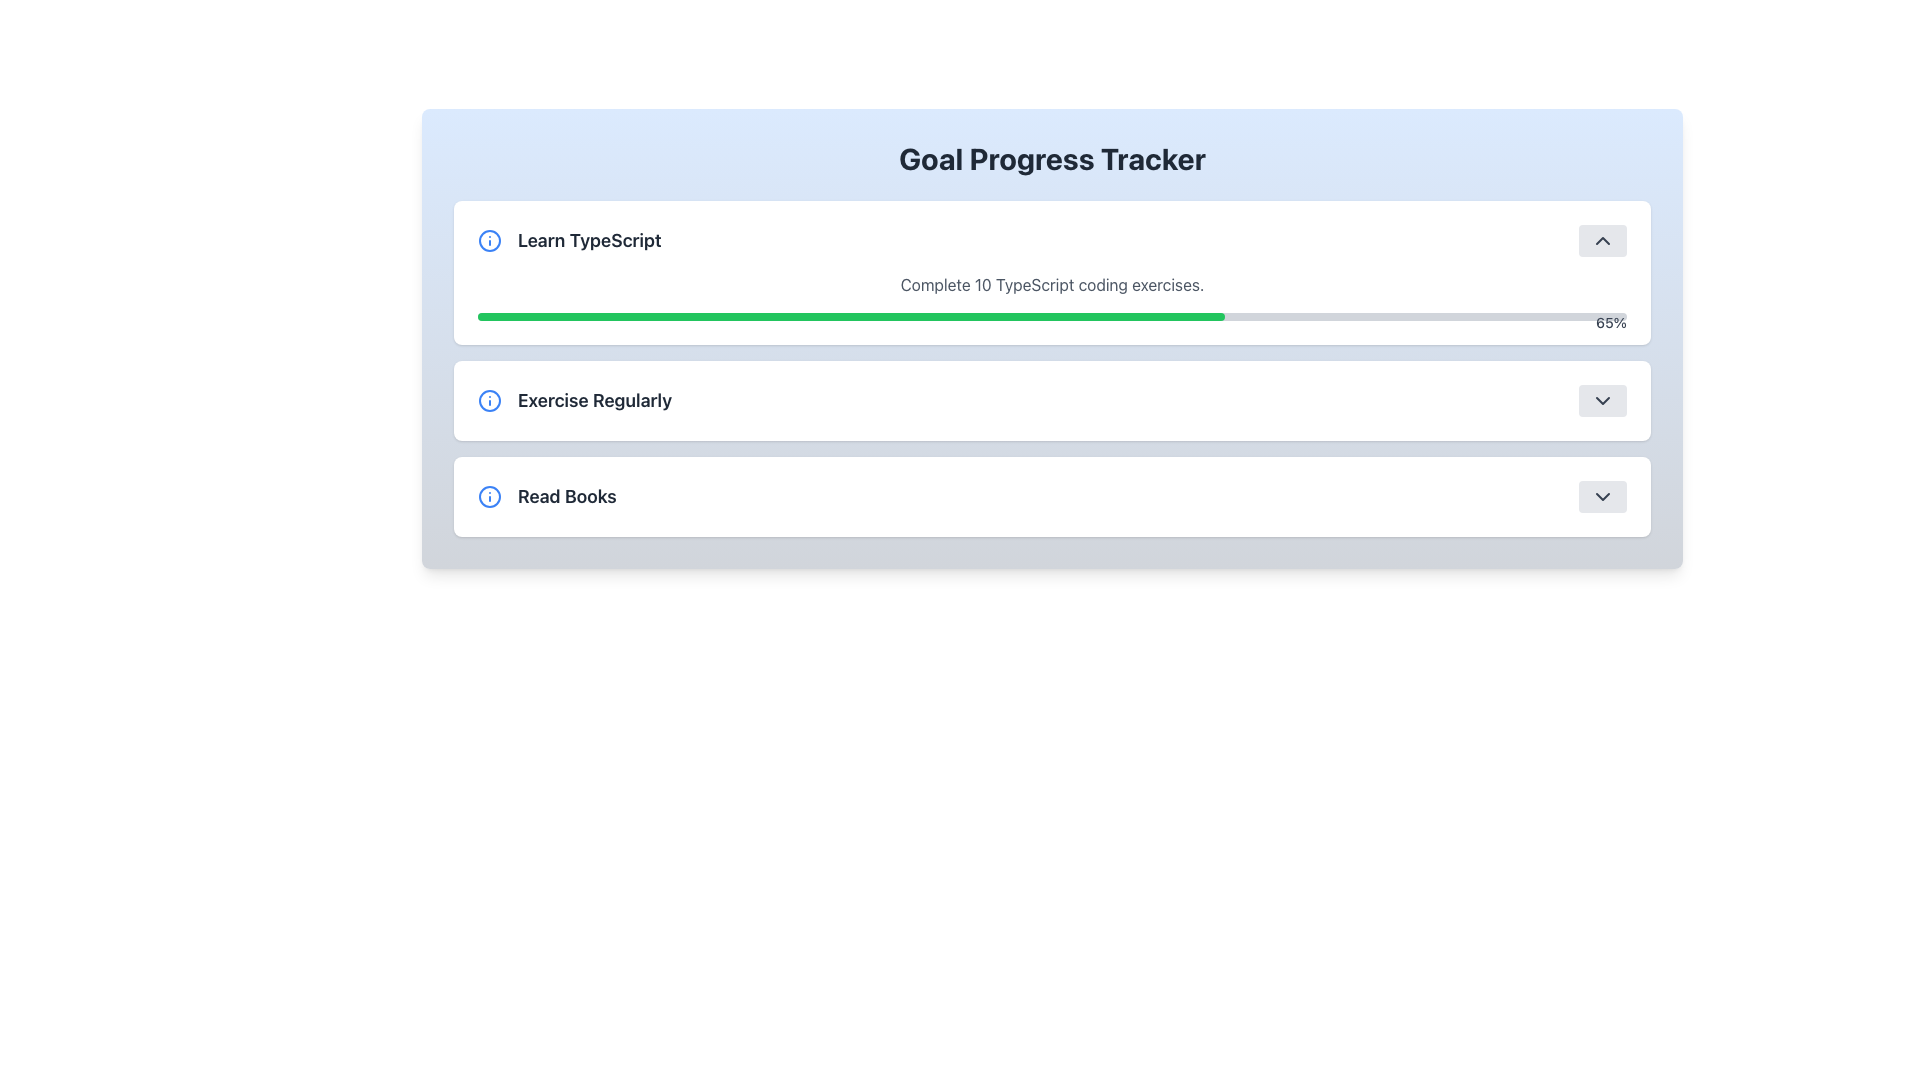 This screenshot has width=1920, height=1080. Describe the element at coordinates (568, 239) in the screenshot. I see `the 'Learn TypeScript' text label, which is styled with a bold font and a dark color, located in the first row of the Goal Progress Tracker section` at that location.